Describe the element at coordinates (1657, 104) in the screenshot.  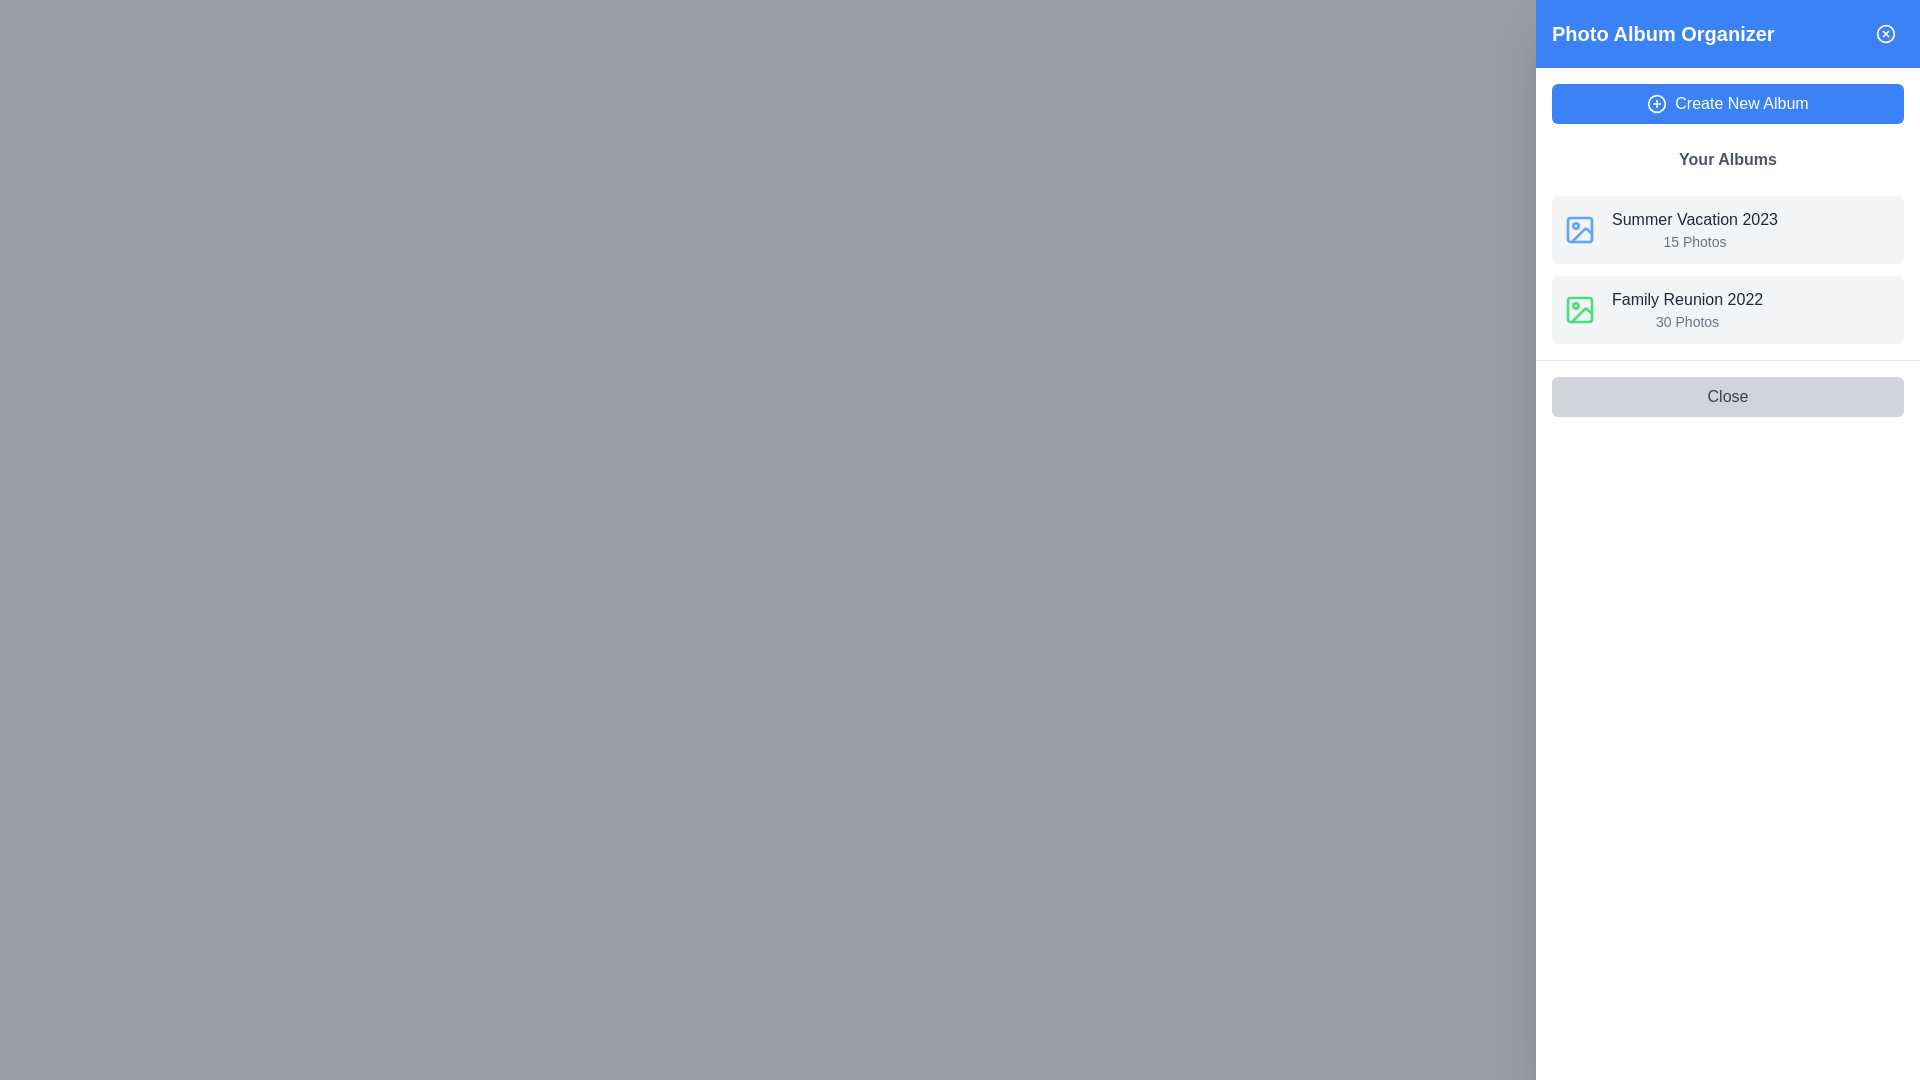
I see `the icon that represents the action of creating a new album, which is located to the left of the 'Create New Album' button text in the interface, part of a wide blue button at the top center of the sidebar` at that location.